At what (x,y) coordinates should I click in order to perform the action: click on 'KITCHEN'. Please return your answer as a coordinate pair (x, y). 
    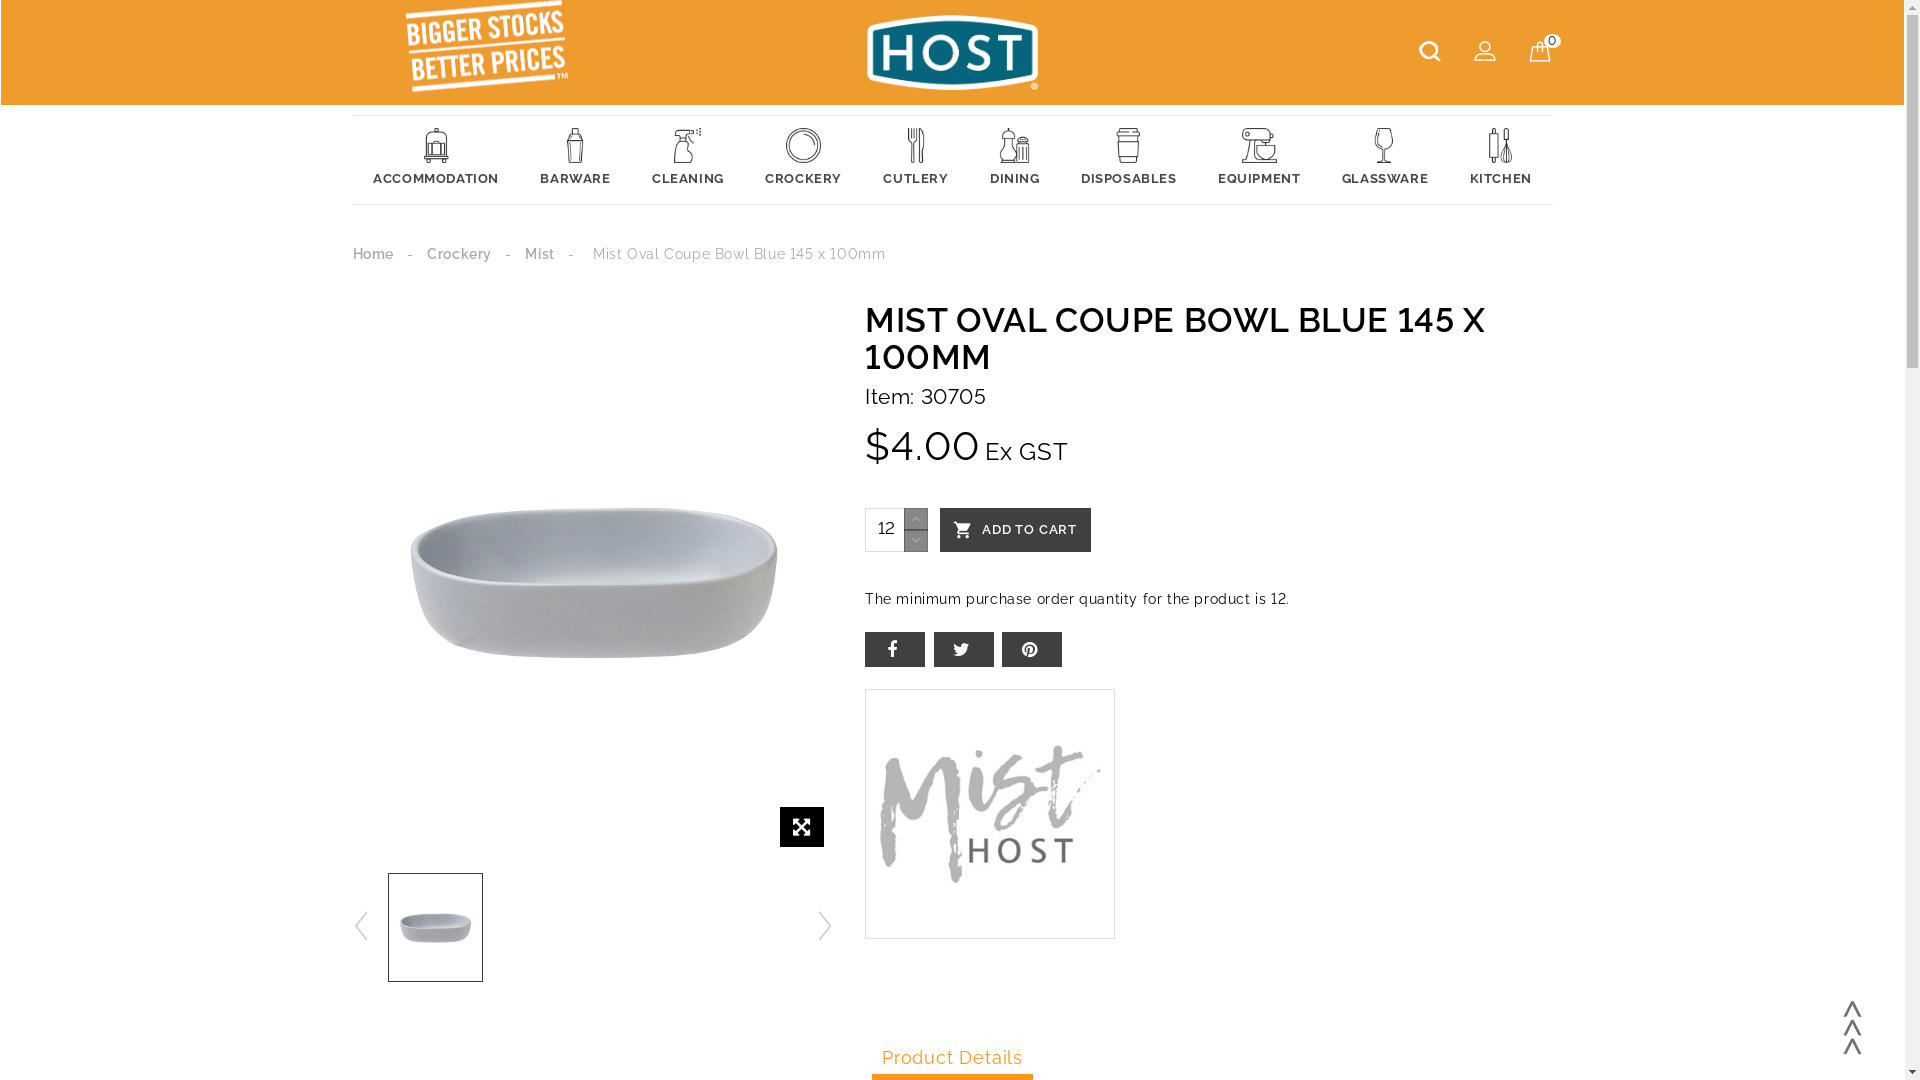
    Looking at the image, I should click on (1501, 158).